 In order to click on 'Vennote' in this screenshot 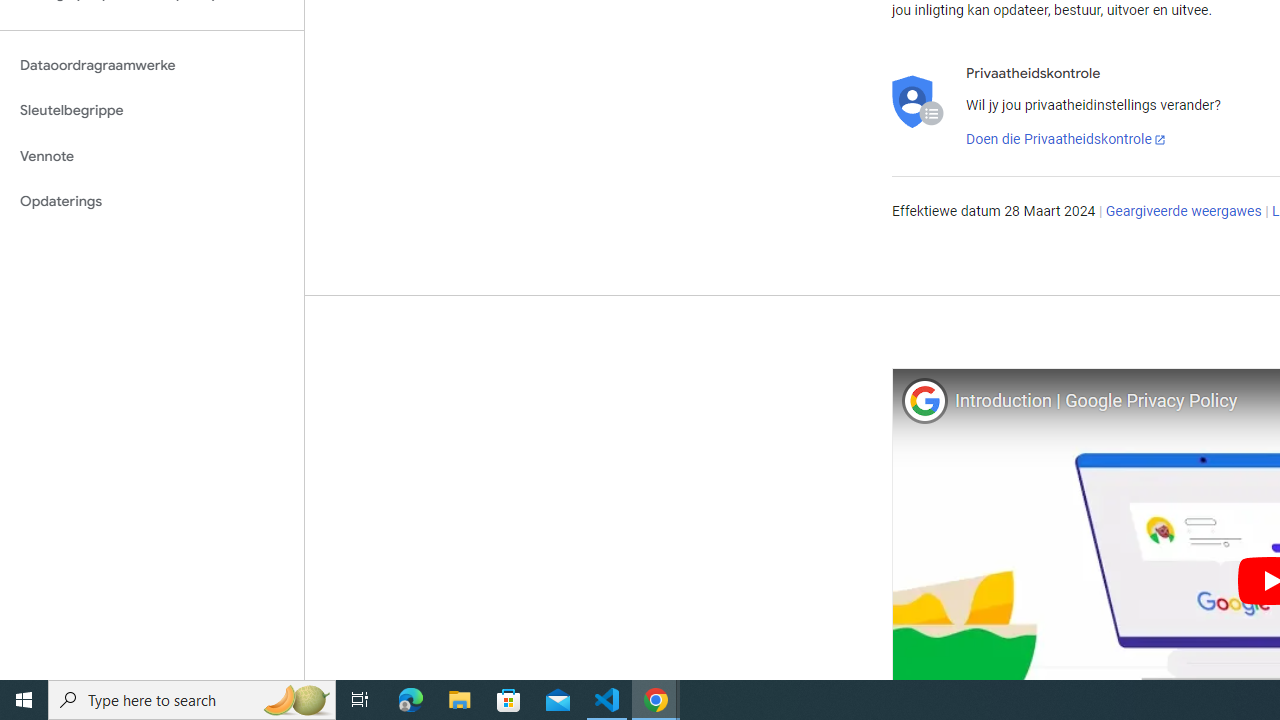, I will do `click(151, 155)`.